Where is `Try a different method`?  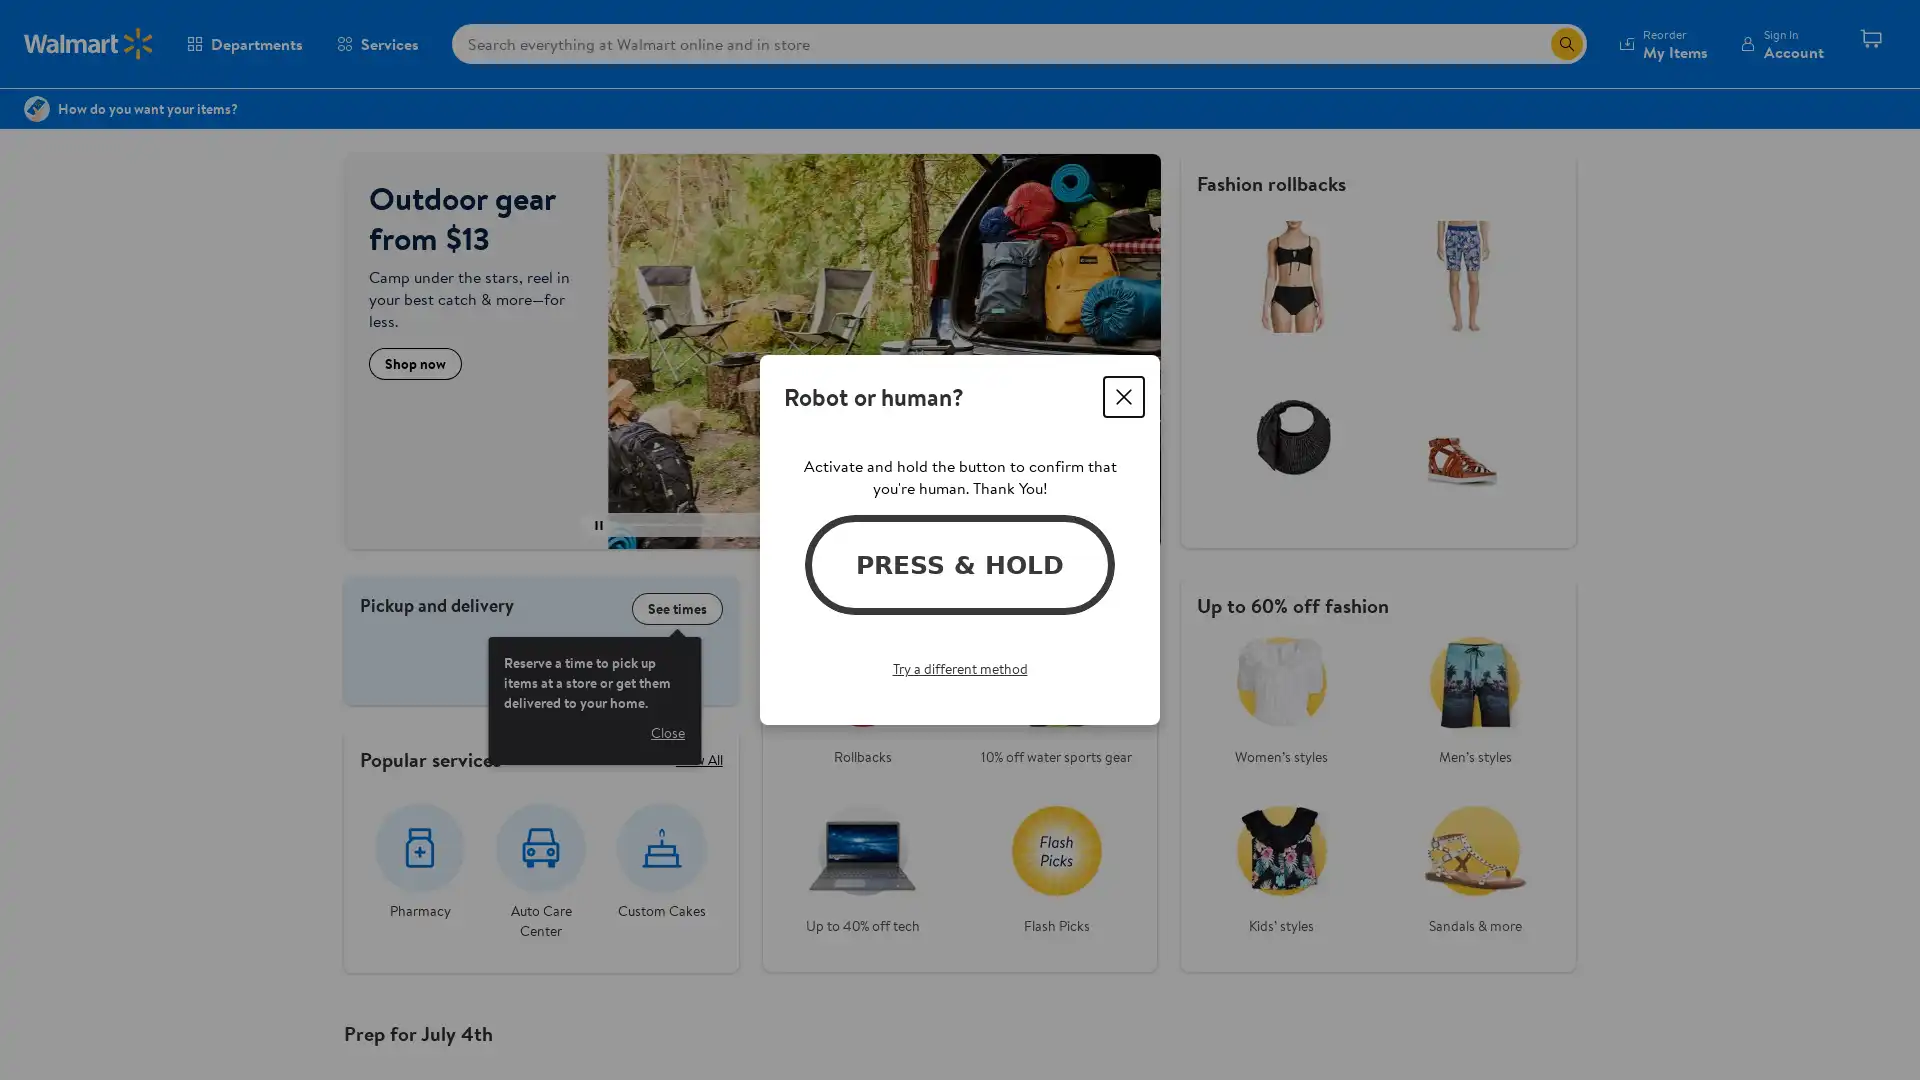 Try a different method is located at coordinates (958, 668).